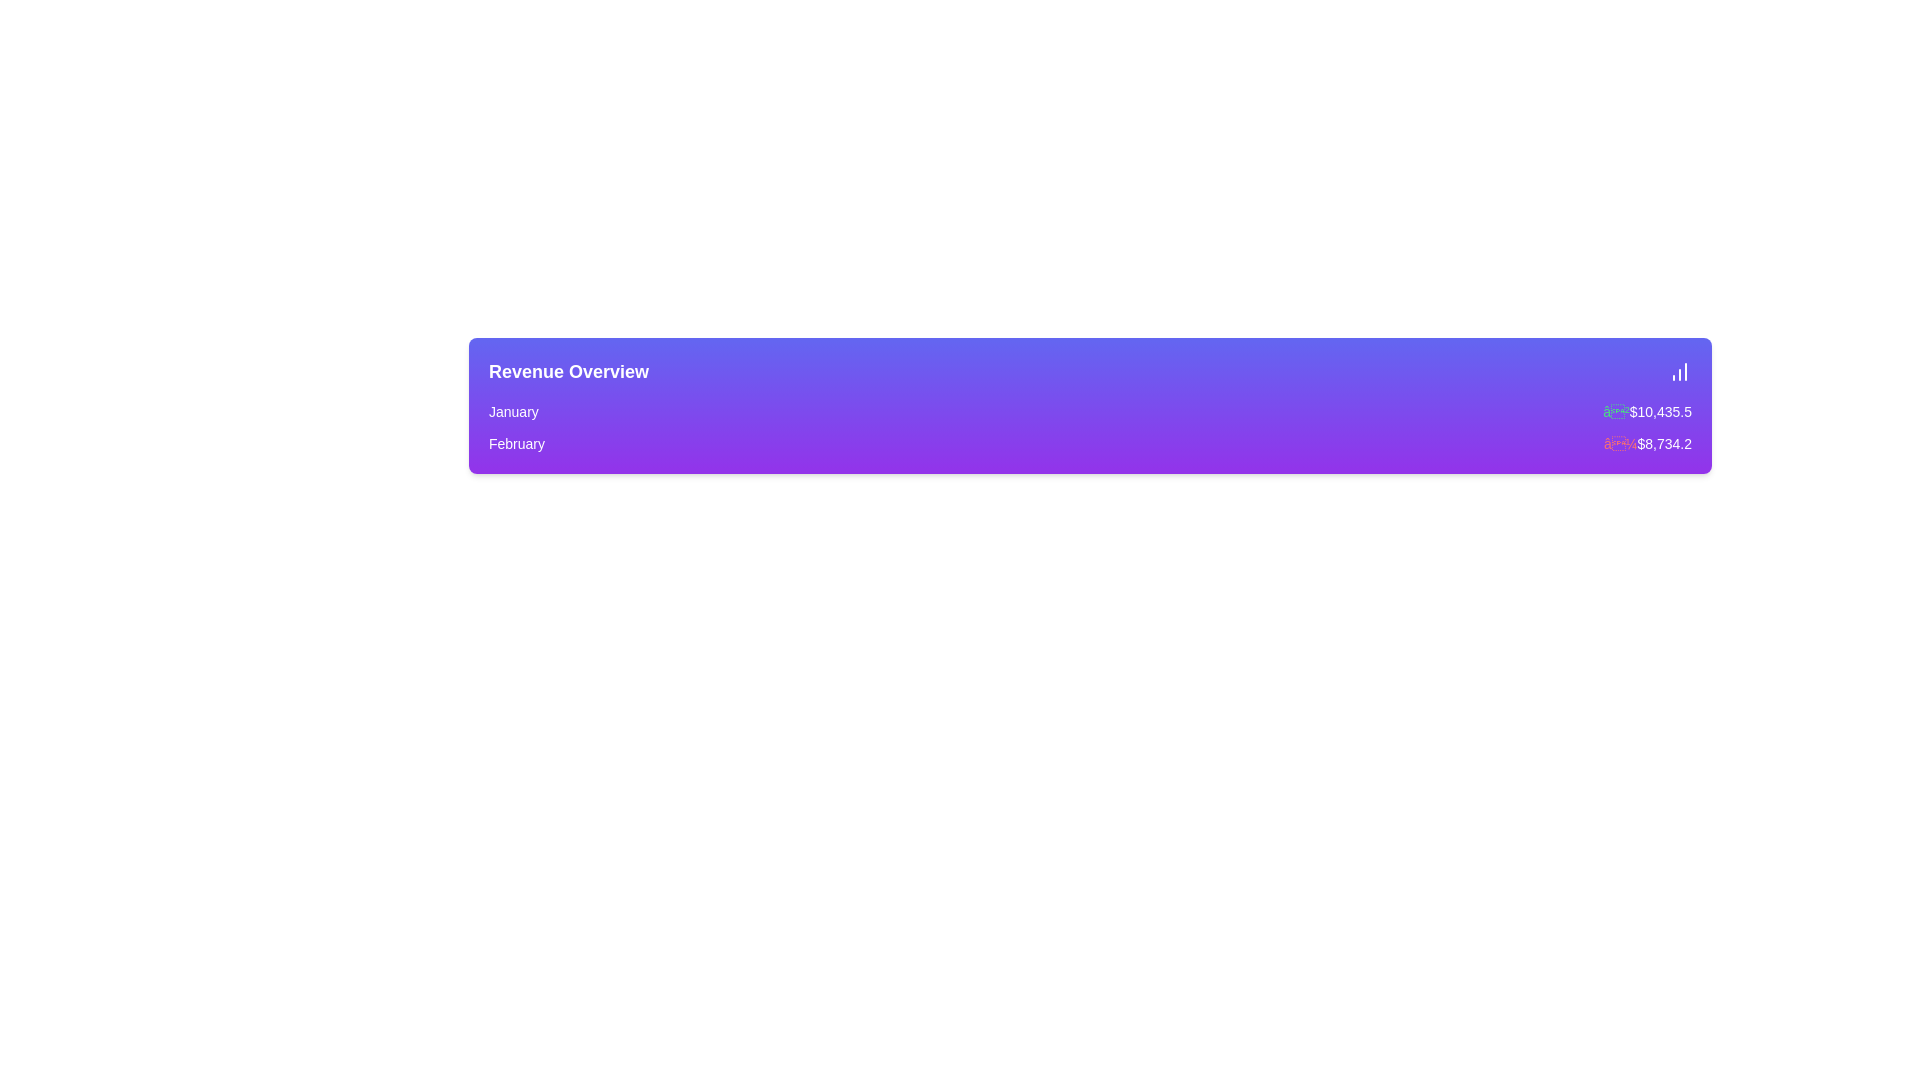 This screenshot has width=1920, height=1080. Describe the element at coordinates (513, 411) in the screenshot. I see `the 'January' text label, which indicates the month in a financial overview context, positioned above 'February' within a horizontal group of elements` at that location.